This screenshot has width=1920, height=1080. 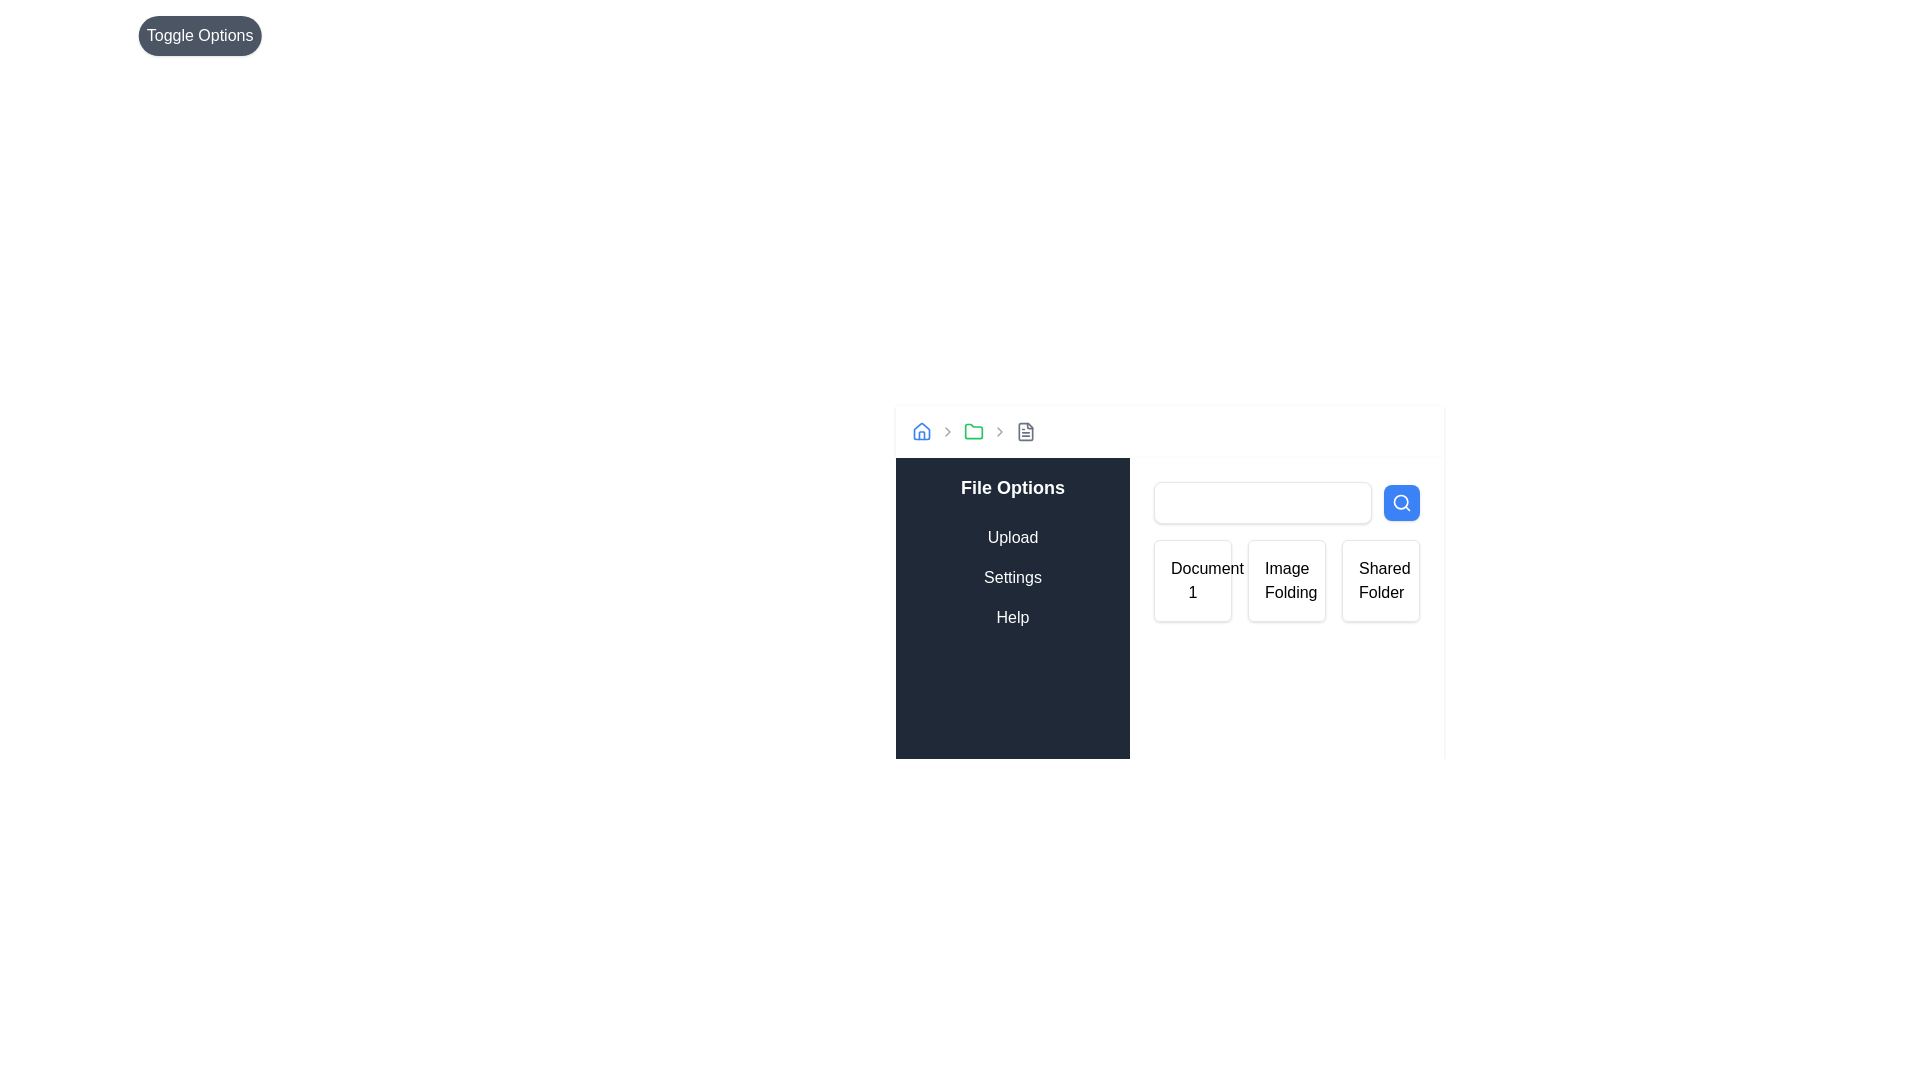 What do you see at coordinates (1400, 501) in the screenshot?
I see `the search icon, which visually represents the search functionality` at bounding box center [1400, 501].